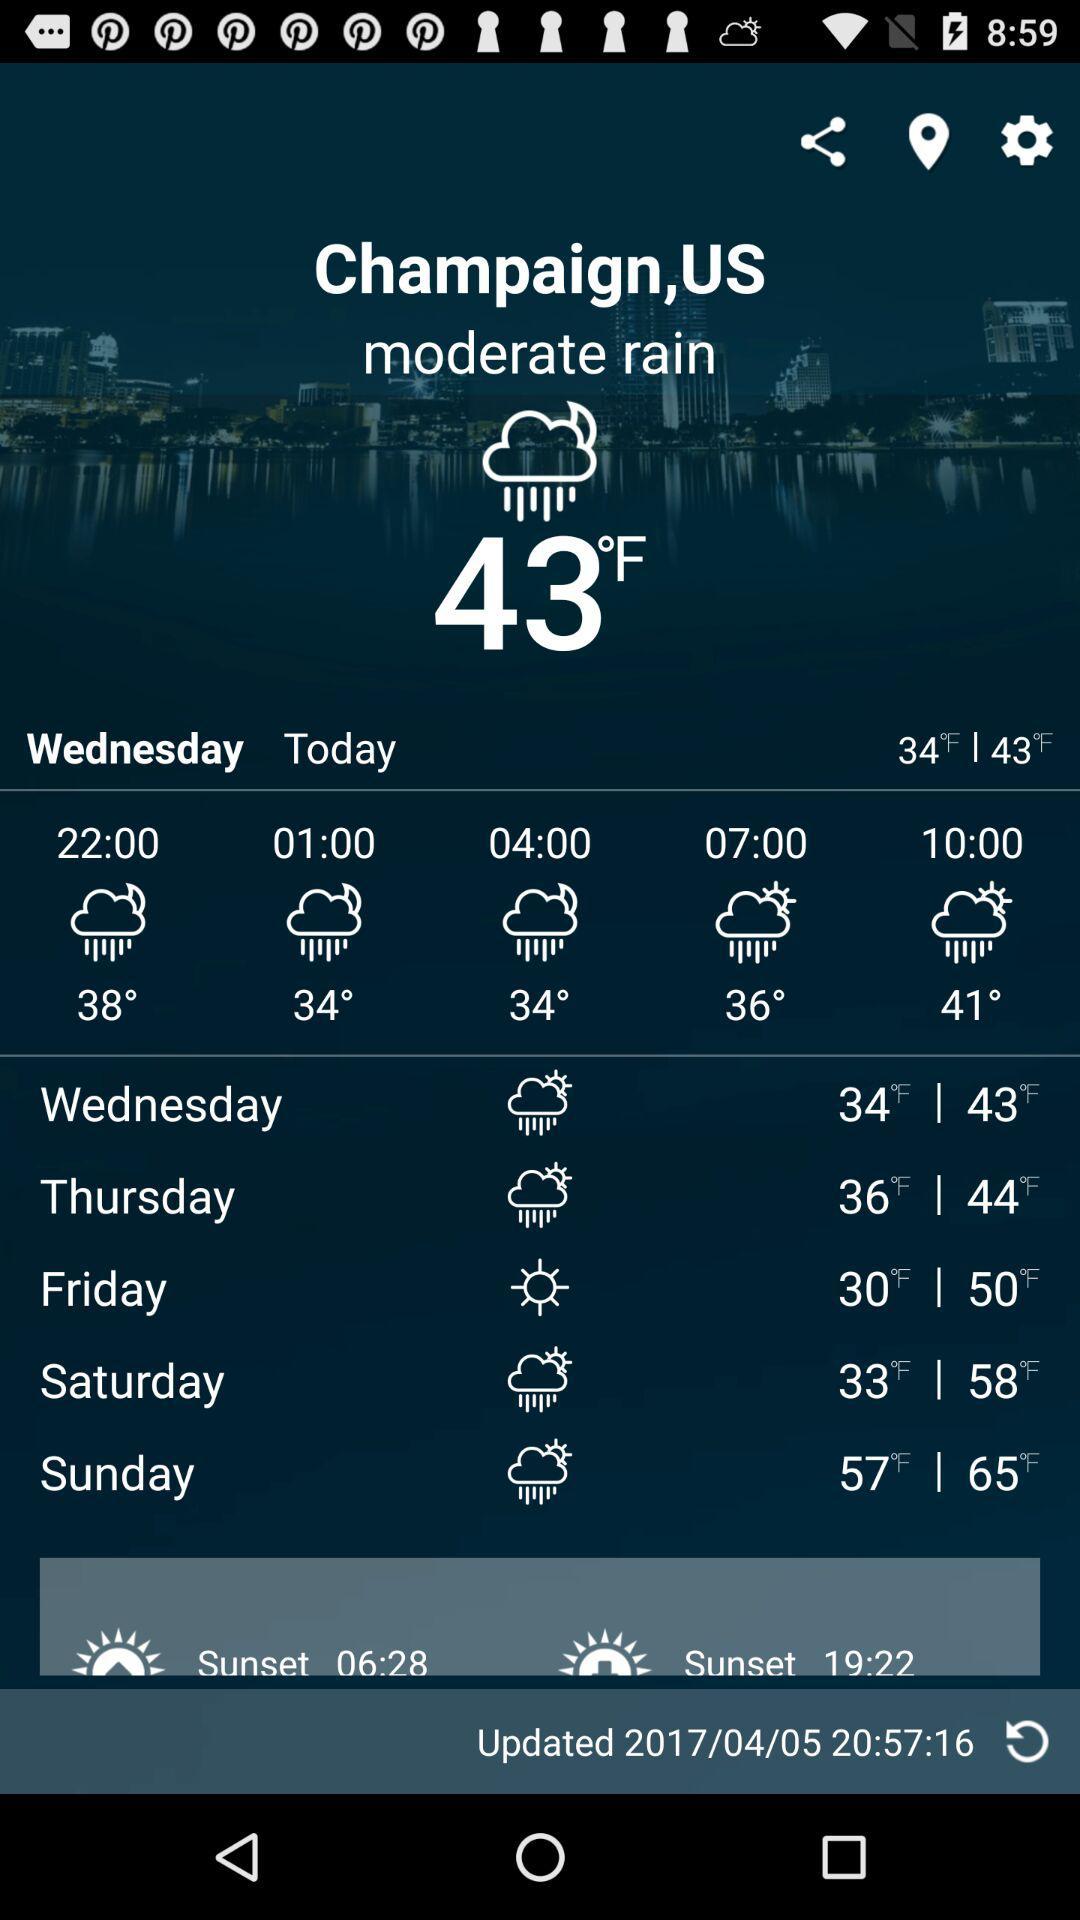  Describe the element at coordinates (1027, 140) in the screenshot. I see `settings` at that location.